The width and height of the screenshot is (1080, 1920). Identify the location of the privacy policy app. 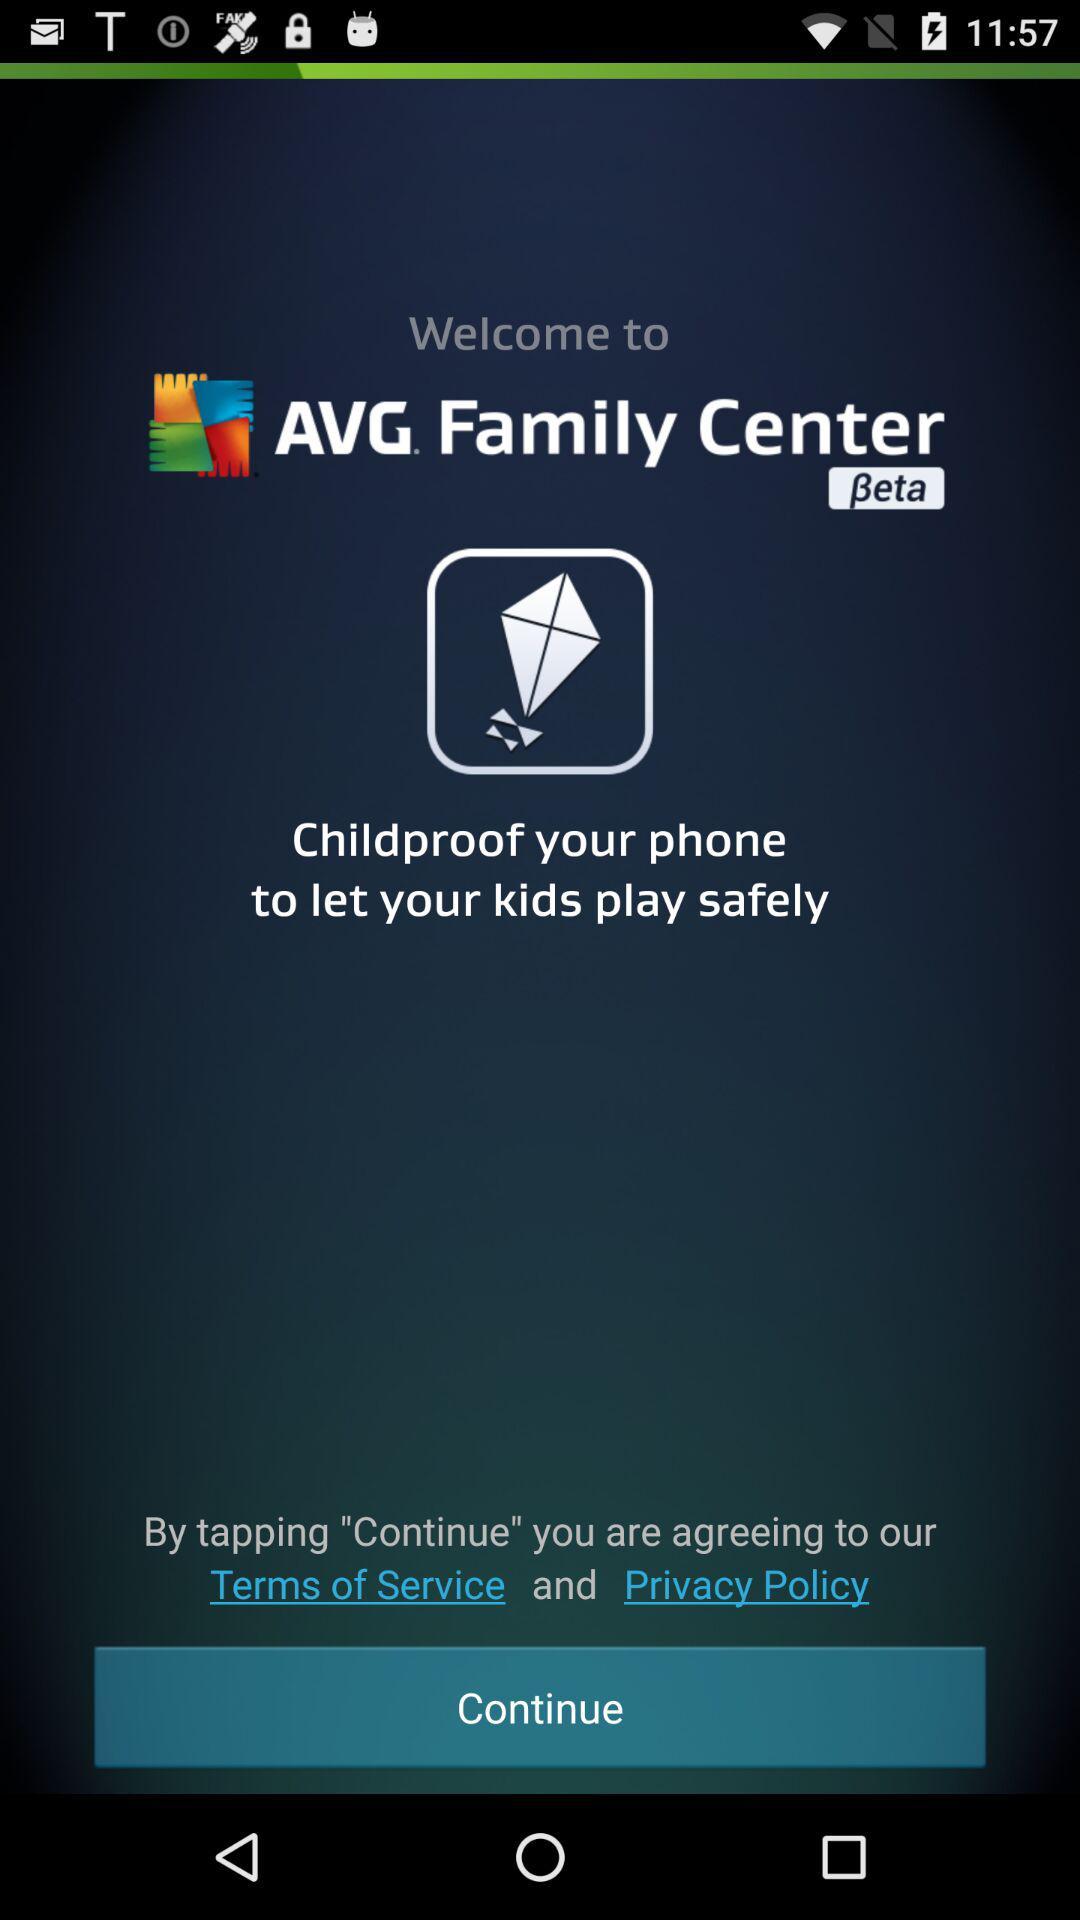
(746, 1582).